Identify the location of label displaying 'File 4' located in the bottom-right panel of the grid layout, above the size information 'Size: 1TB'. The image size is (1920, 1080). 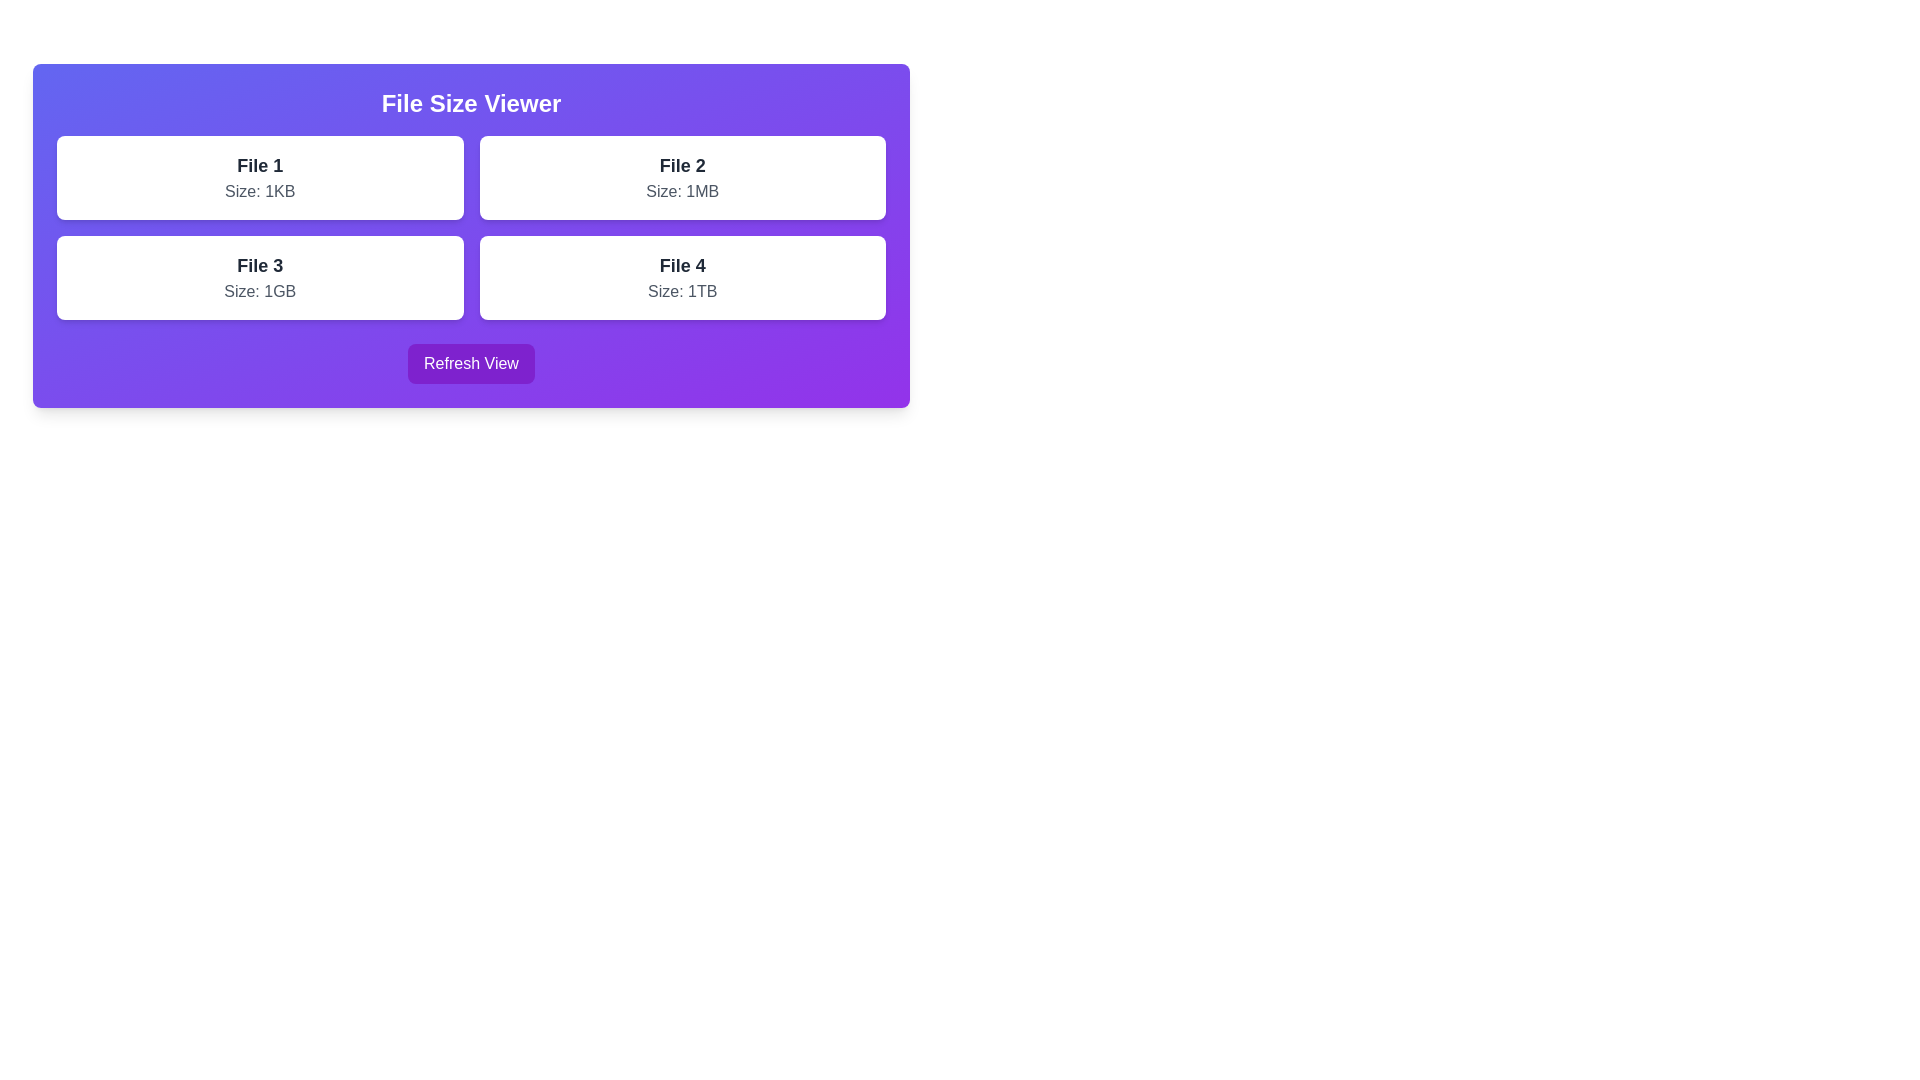
(682, 265).